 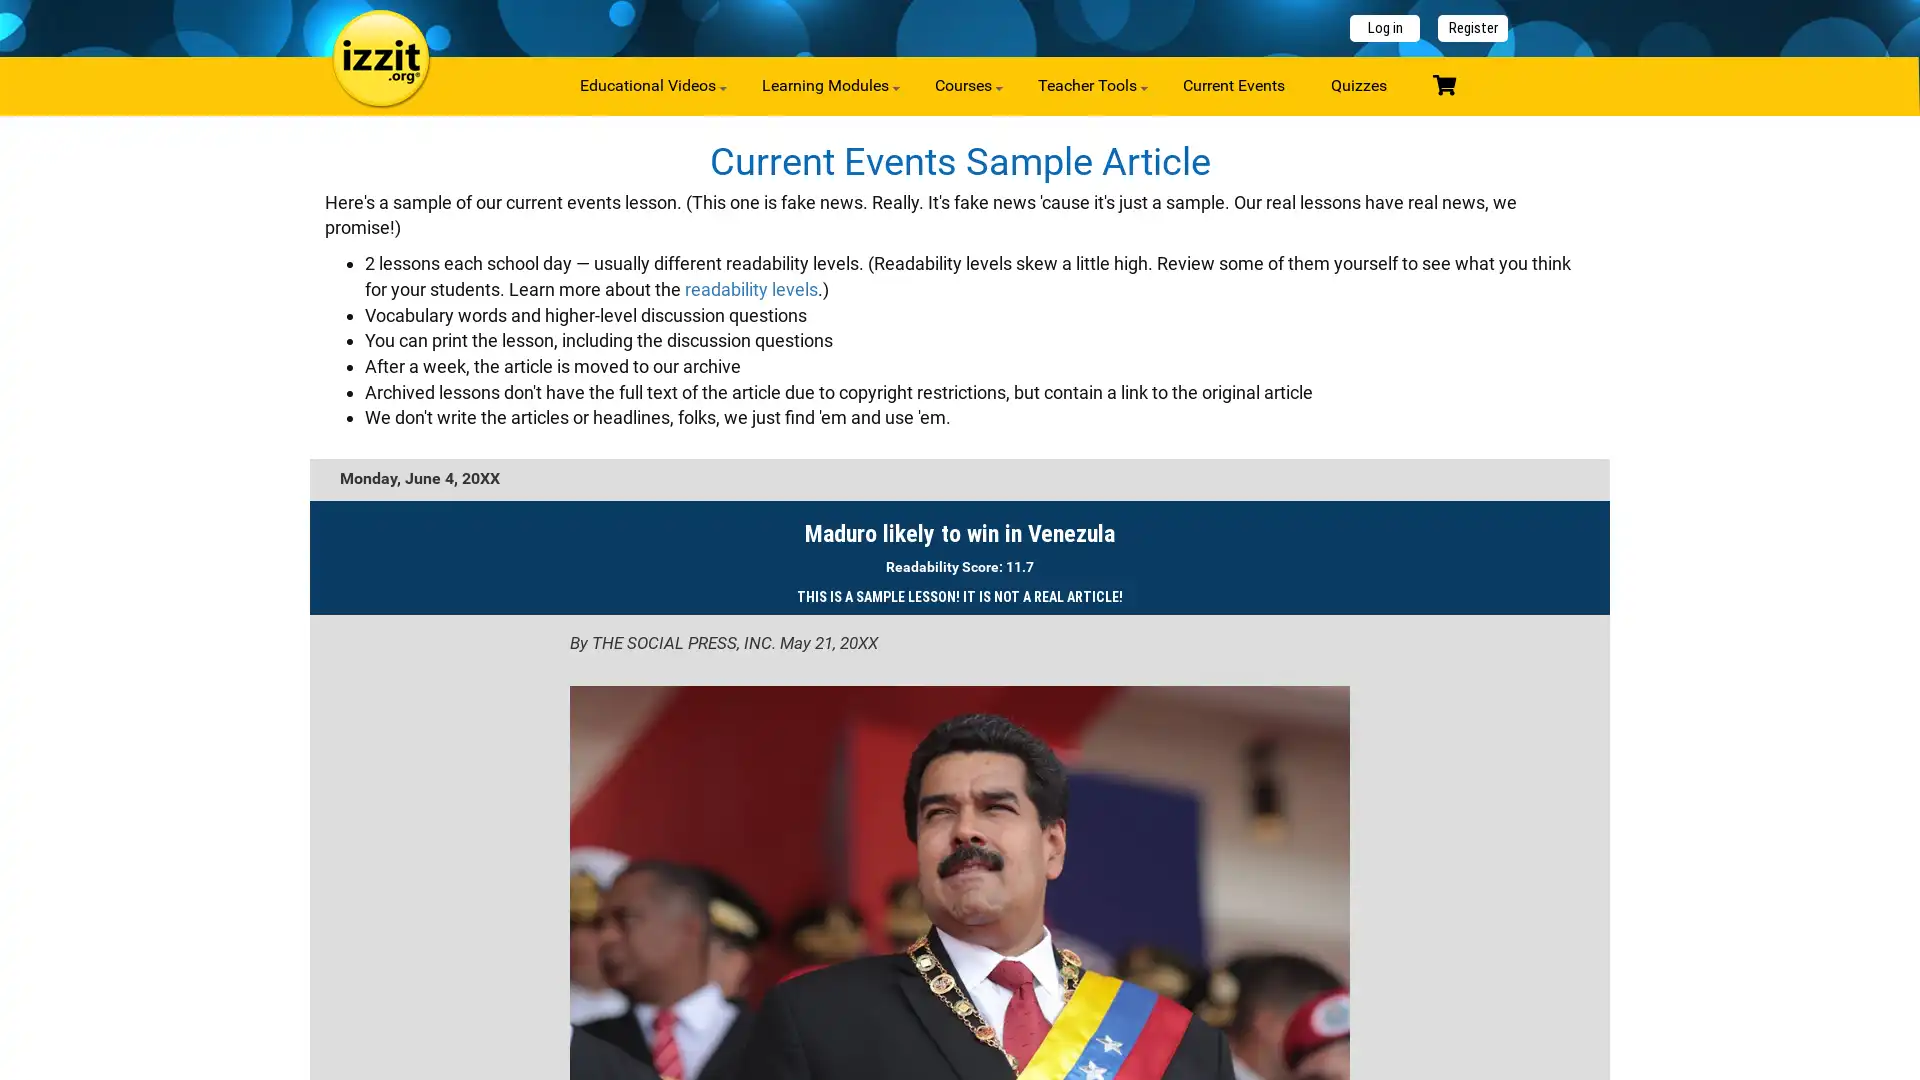 What do you see at coordinates (1473, 28) in the screenshot?
I see `Register` at bounding box center [1473, 28].